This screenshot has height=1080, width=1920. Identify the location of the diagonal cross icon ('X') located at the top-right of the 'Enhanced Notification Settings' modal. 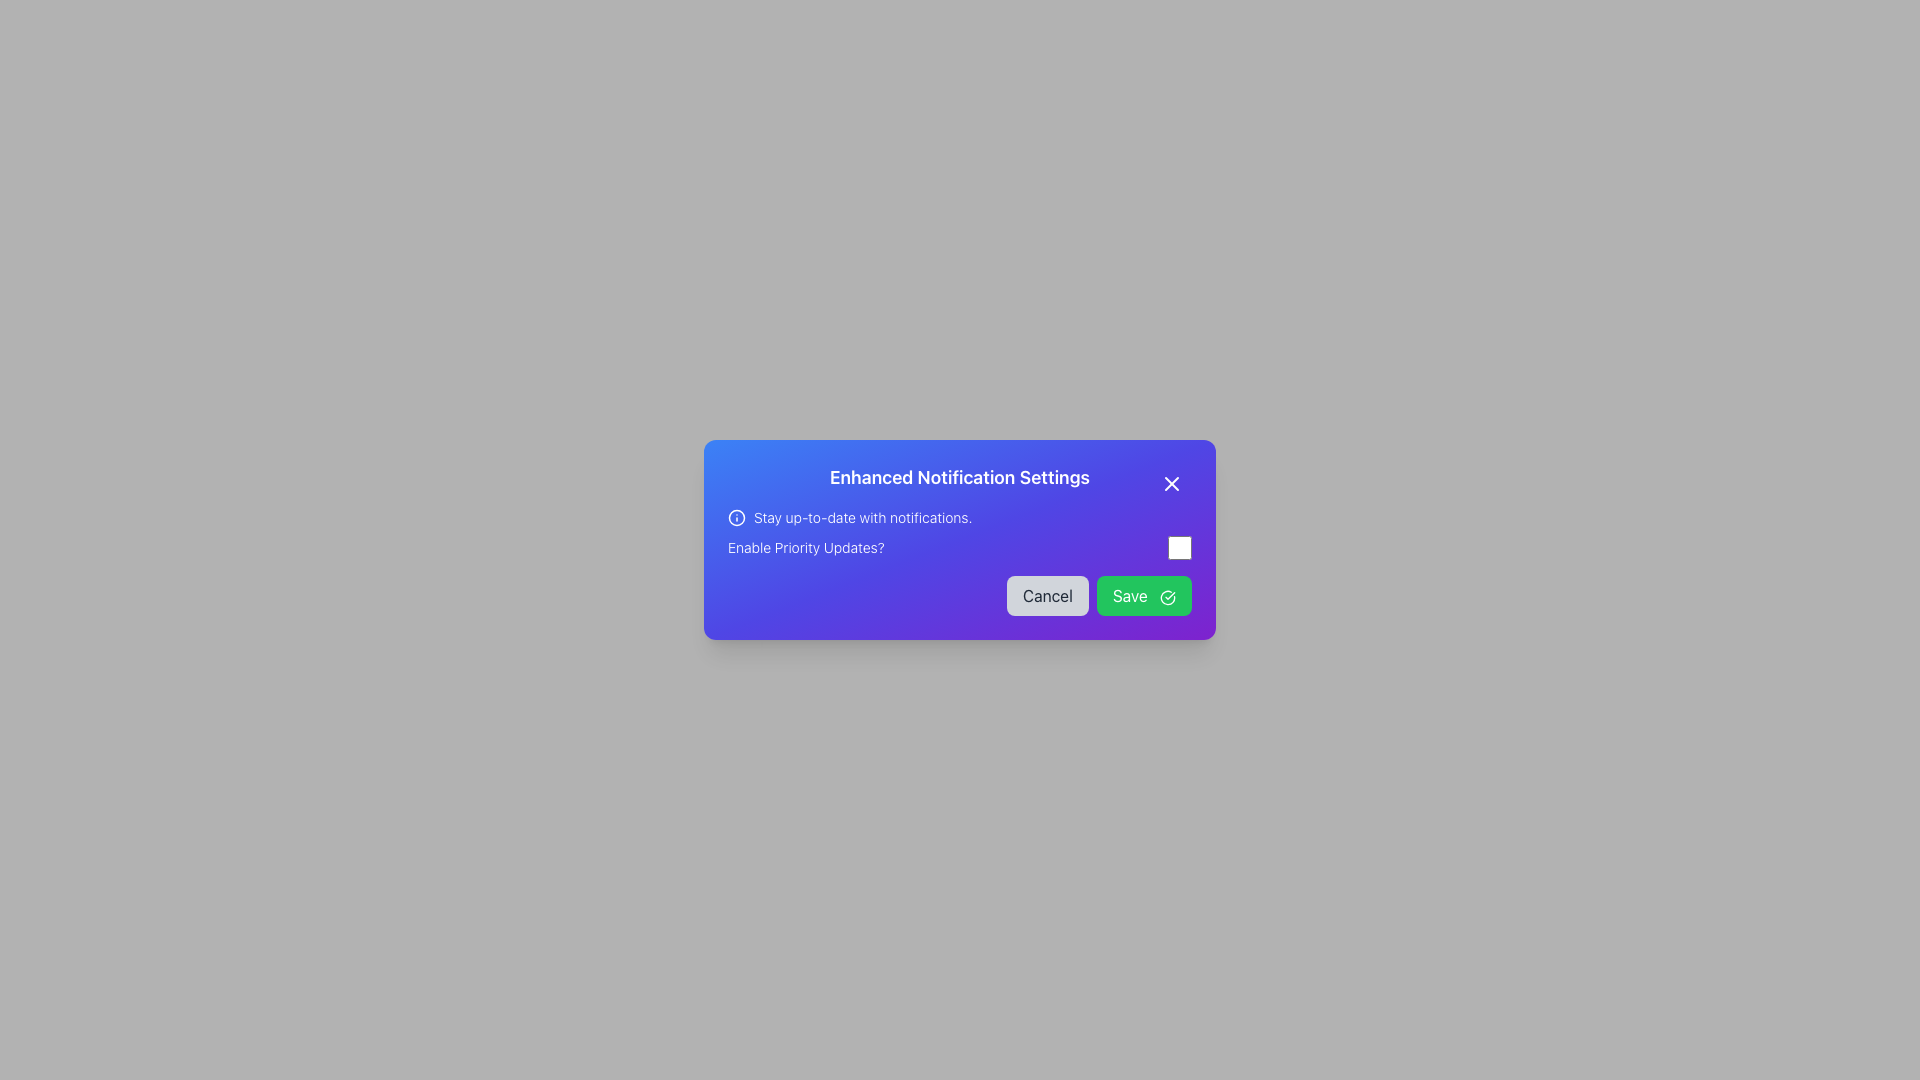
(1171, 483).